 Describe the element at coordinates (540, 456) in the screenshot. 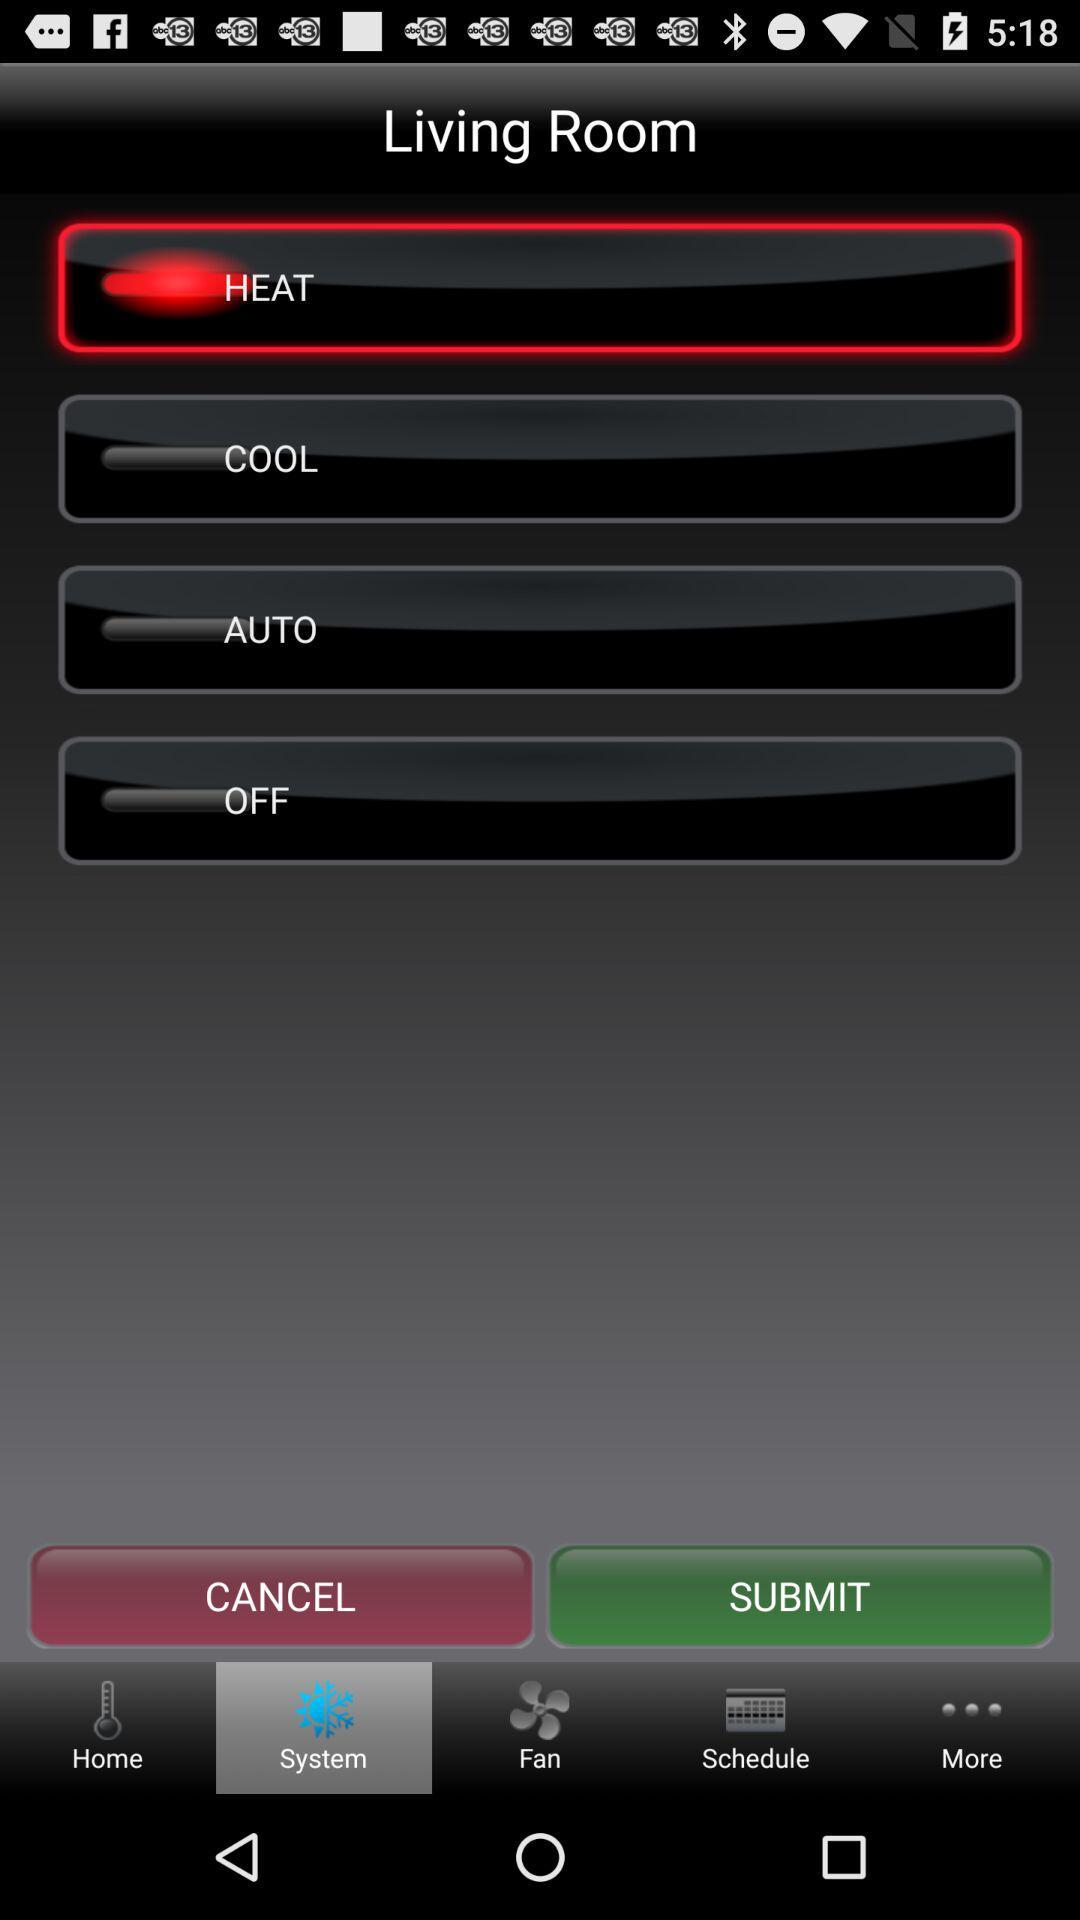

I see `item above auto button` at that location.